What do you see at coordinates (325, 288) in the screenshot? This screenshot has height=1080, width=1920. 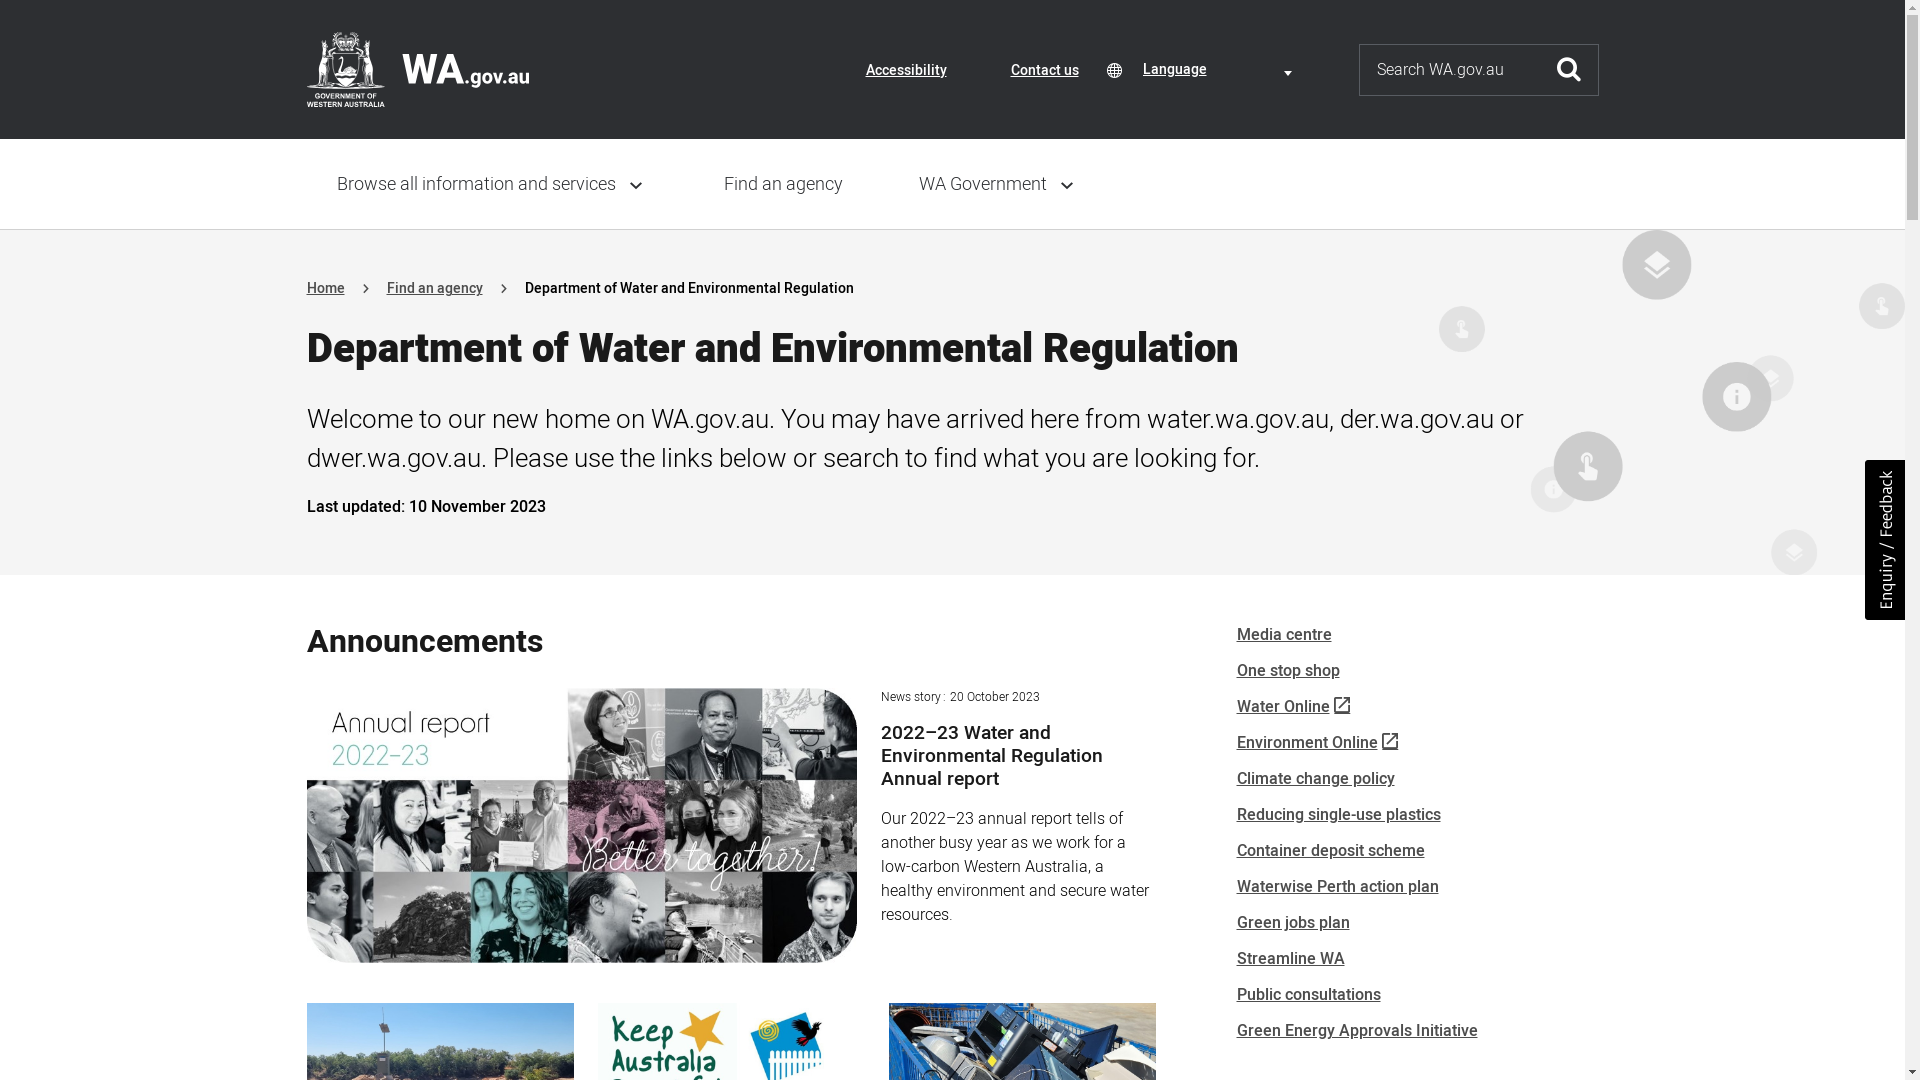 I see `'Home'` at bounding box center [325, 288].